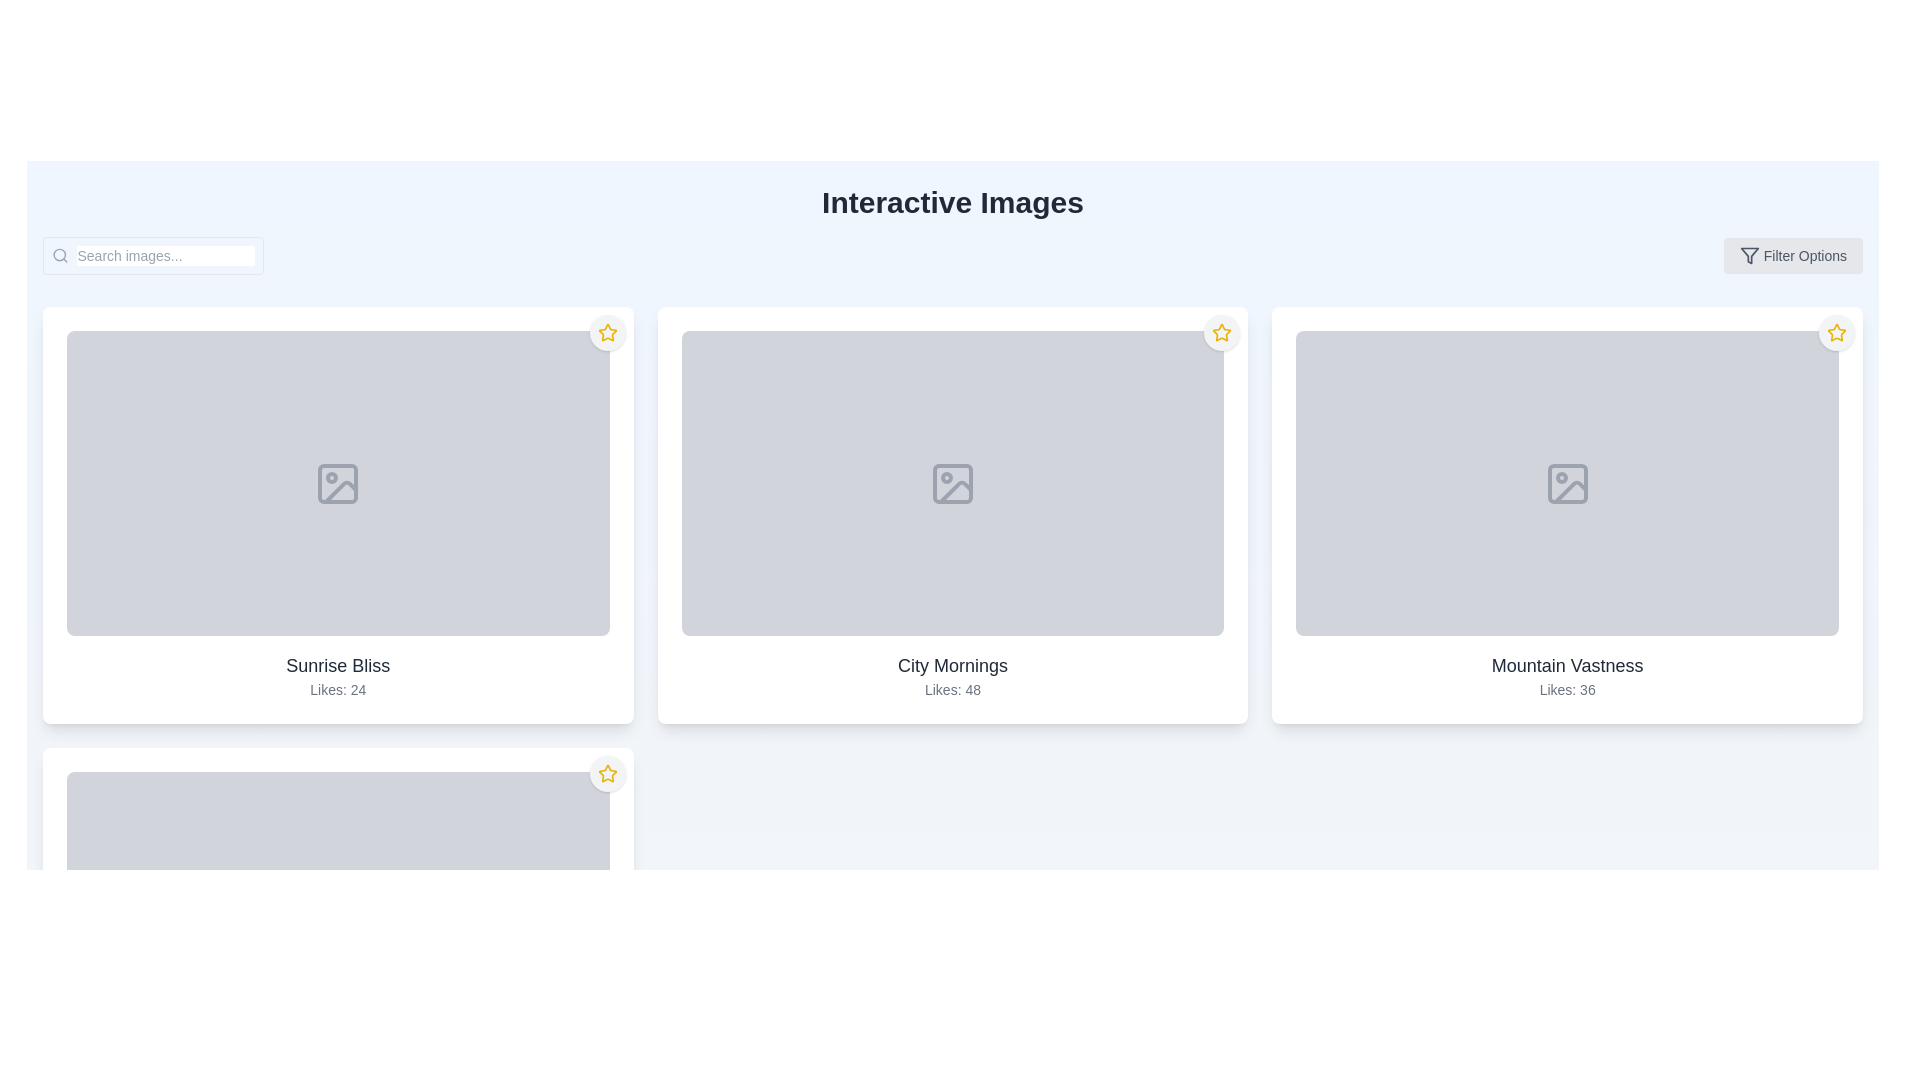 The width and height of the screenshot is (1920, 1080). I want to click on the circular search magnifier icon located in the top-left corner of the interface, which is part of the search functionality, so click(60, 254).